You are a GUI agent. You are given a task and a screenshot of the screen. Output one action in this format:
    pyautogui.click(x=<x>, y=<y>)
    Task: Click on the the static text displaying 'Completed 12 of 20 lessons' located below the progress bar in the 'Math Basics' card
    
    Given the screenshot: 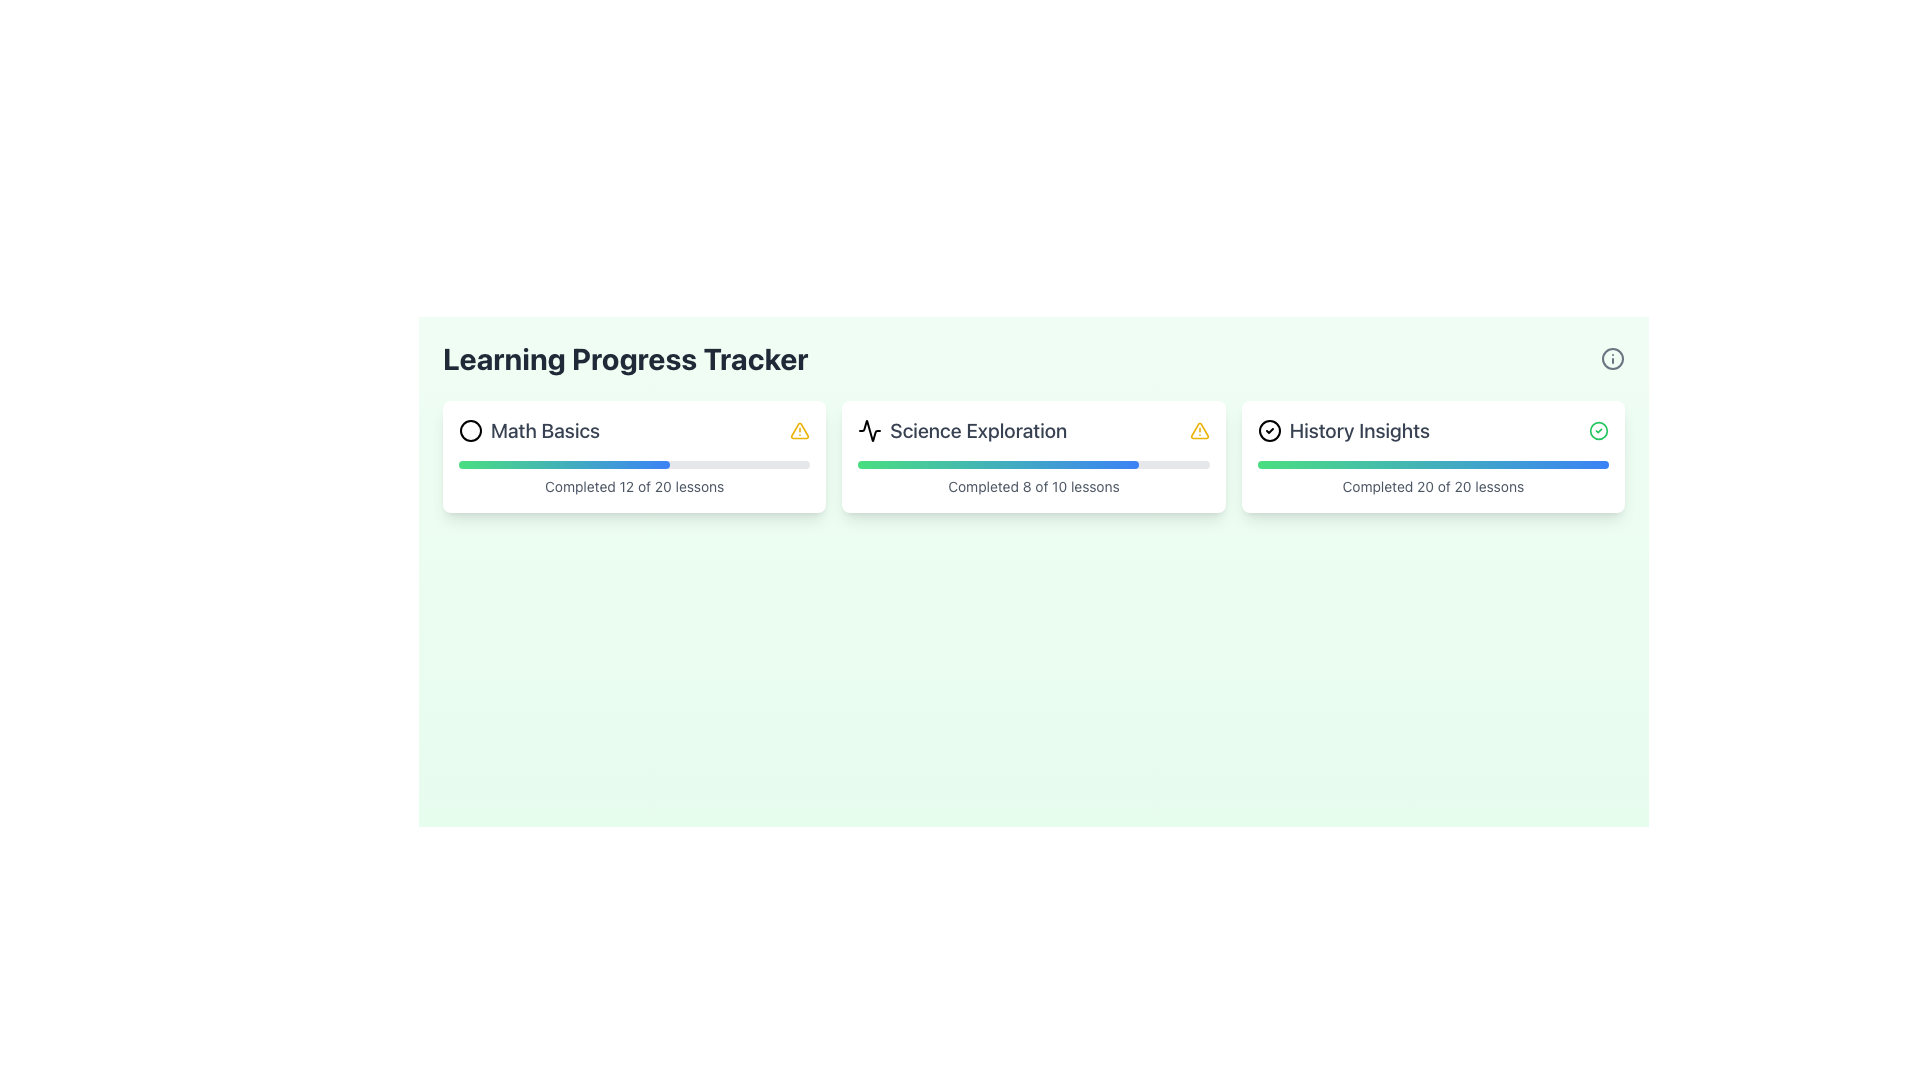 What is the action you would take?
    pyautogui.click(x=633, y=486)
    